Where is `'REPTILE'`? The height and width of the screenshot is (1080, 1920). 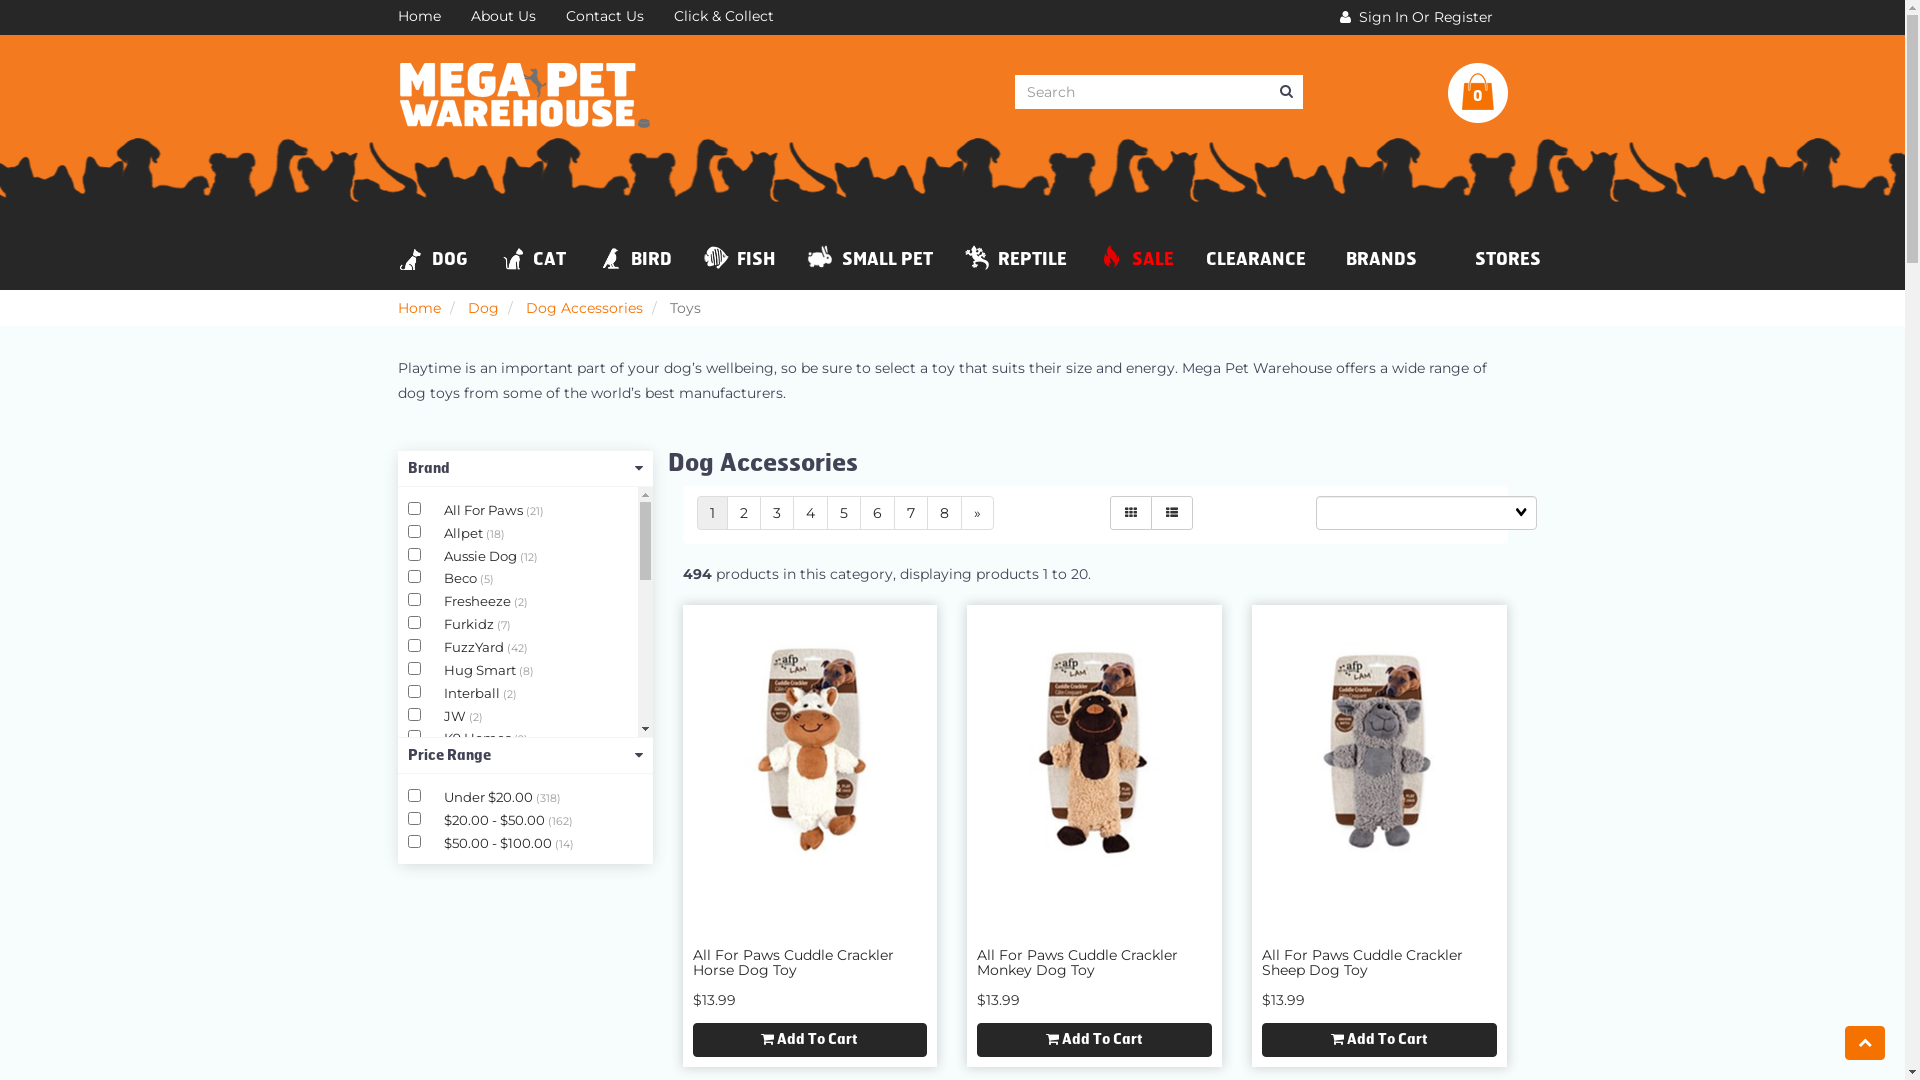
'REPTILE' is located at coordinates (947, 258).